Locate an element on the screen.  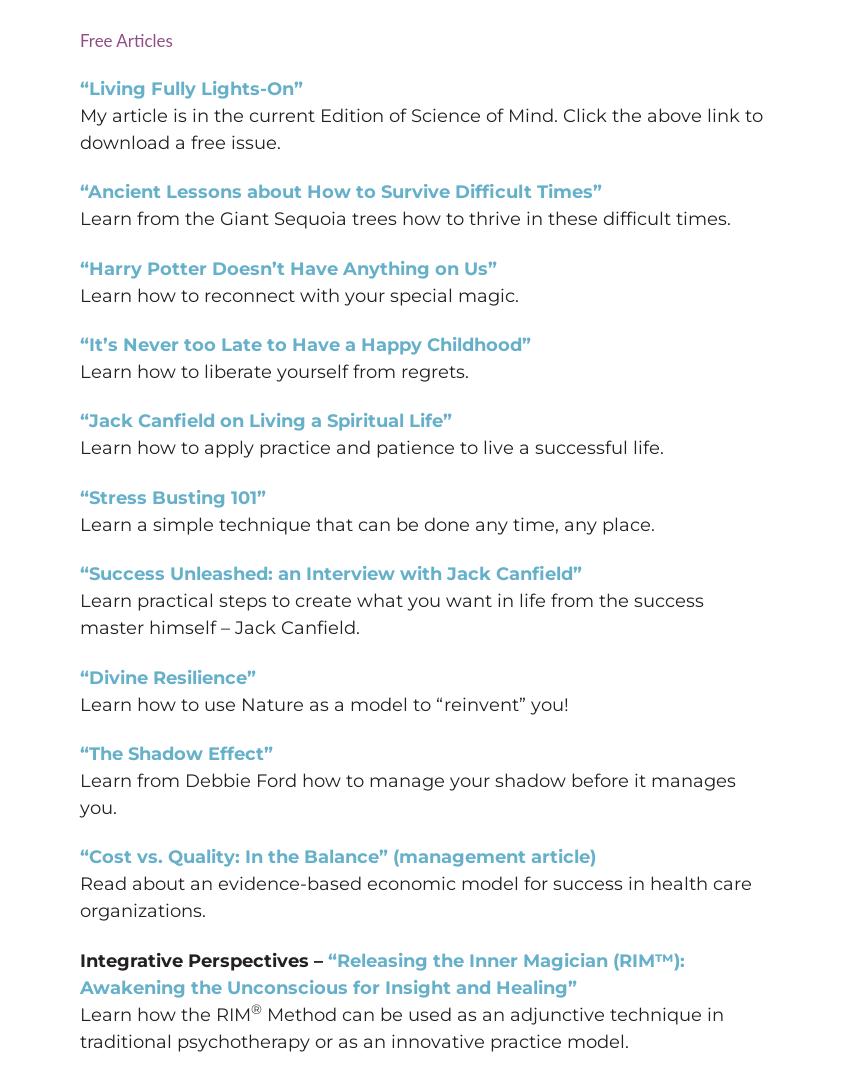
'Learn how the RIM' is located at coordinates (165, 1012).